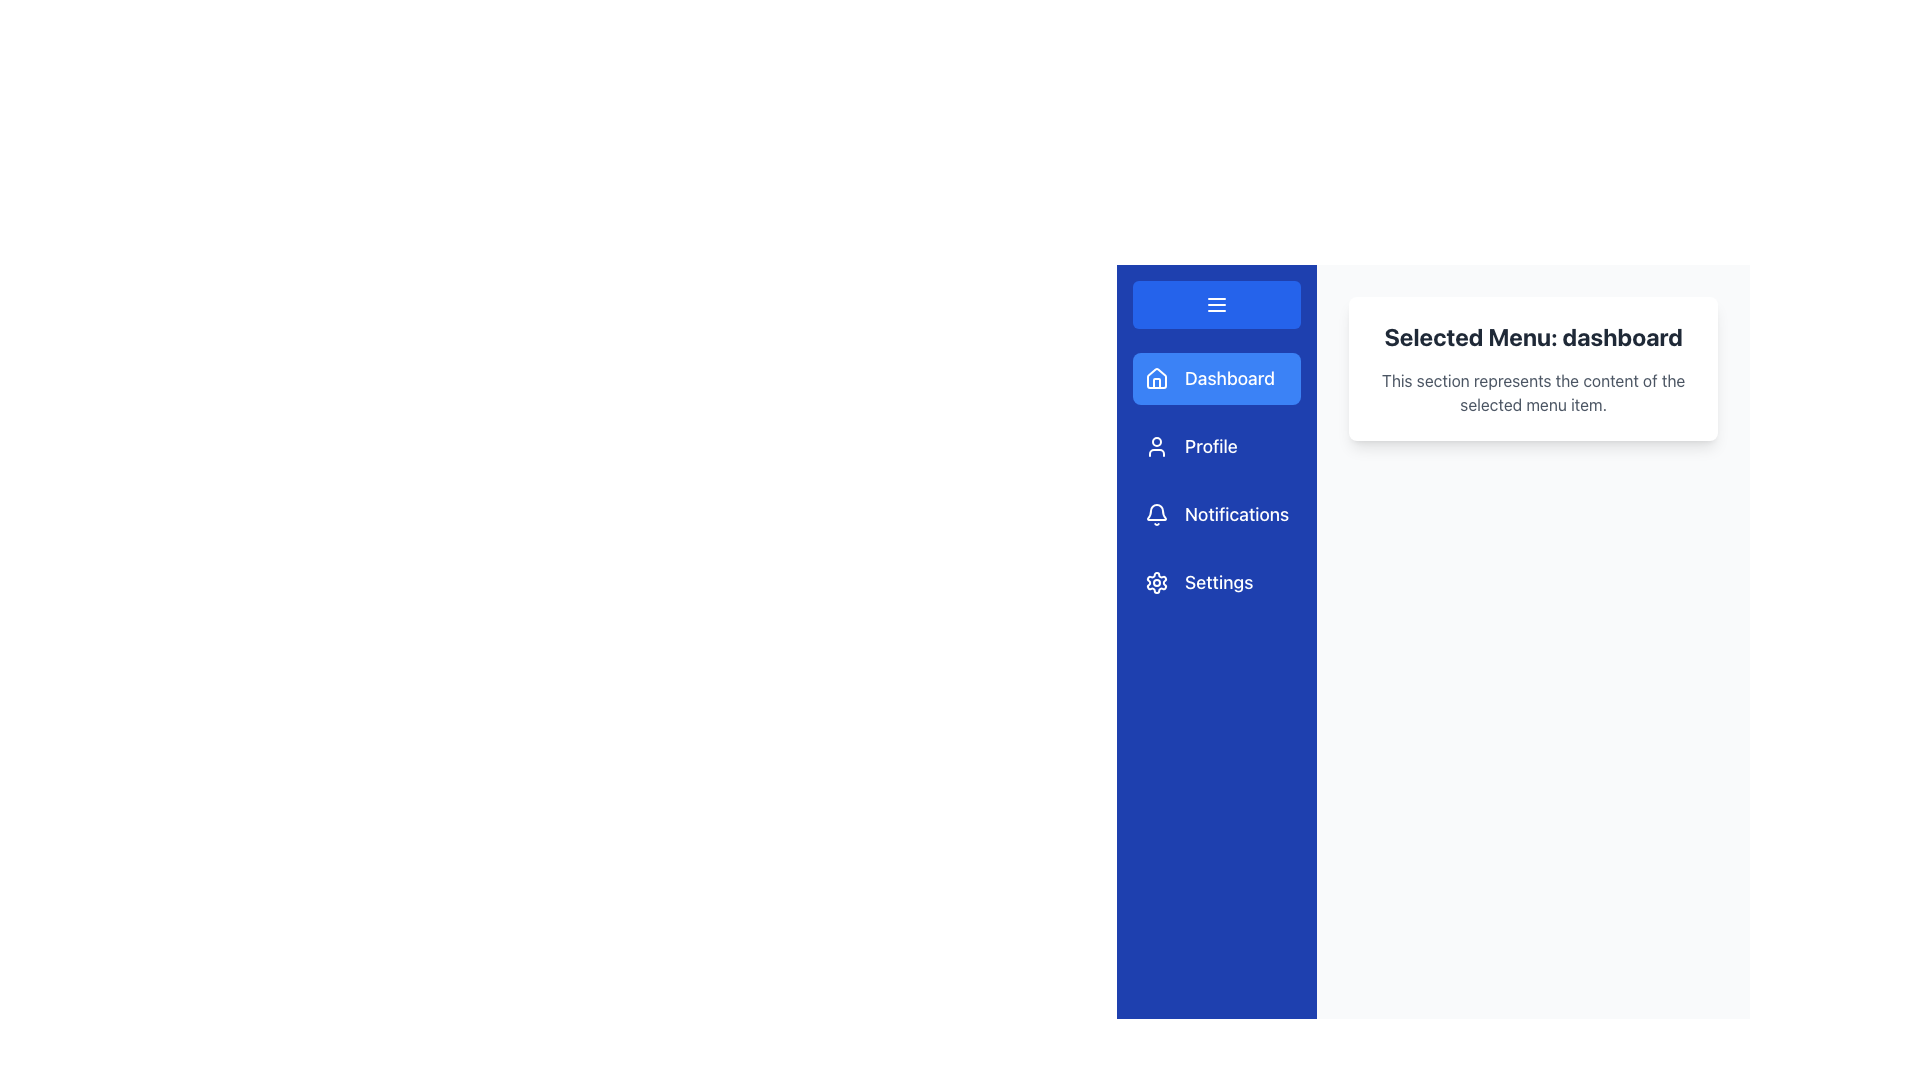 The width and height of the screenshot is (1920, 1080). What do you see at coordinates (1218, 582) in the screenshot?
I see `the 'Settings' text label within the sidebar navigation menu` at bounding box center [1218, 582].